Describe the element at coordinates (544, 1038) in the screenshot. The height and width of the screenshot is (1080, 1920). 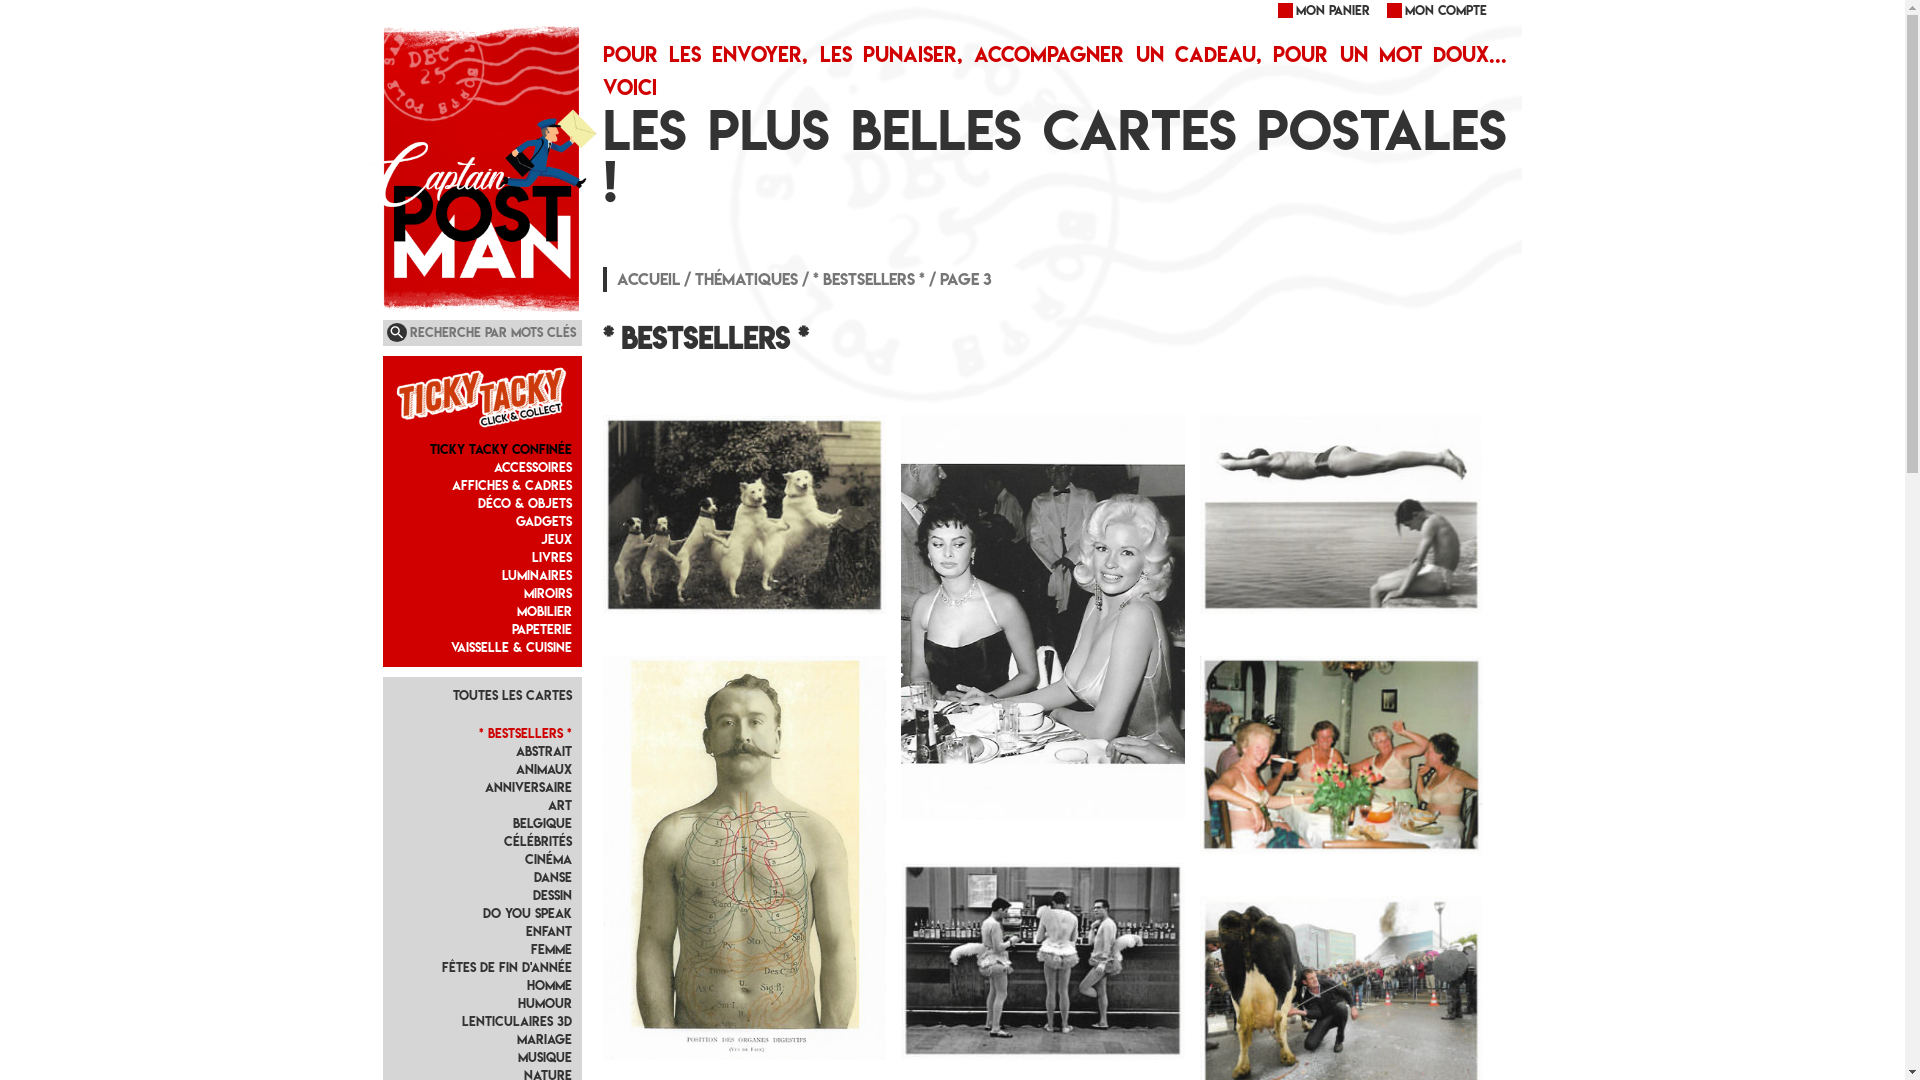
I see `'mariage'` at that location.